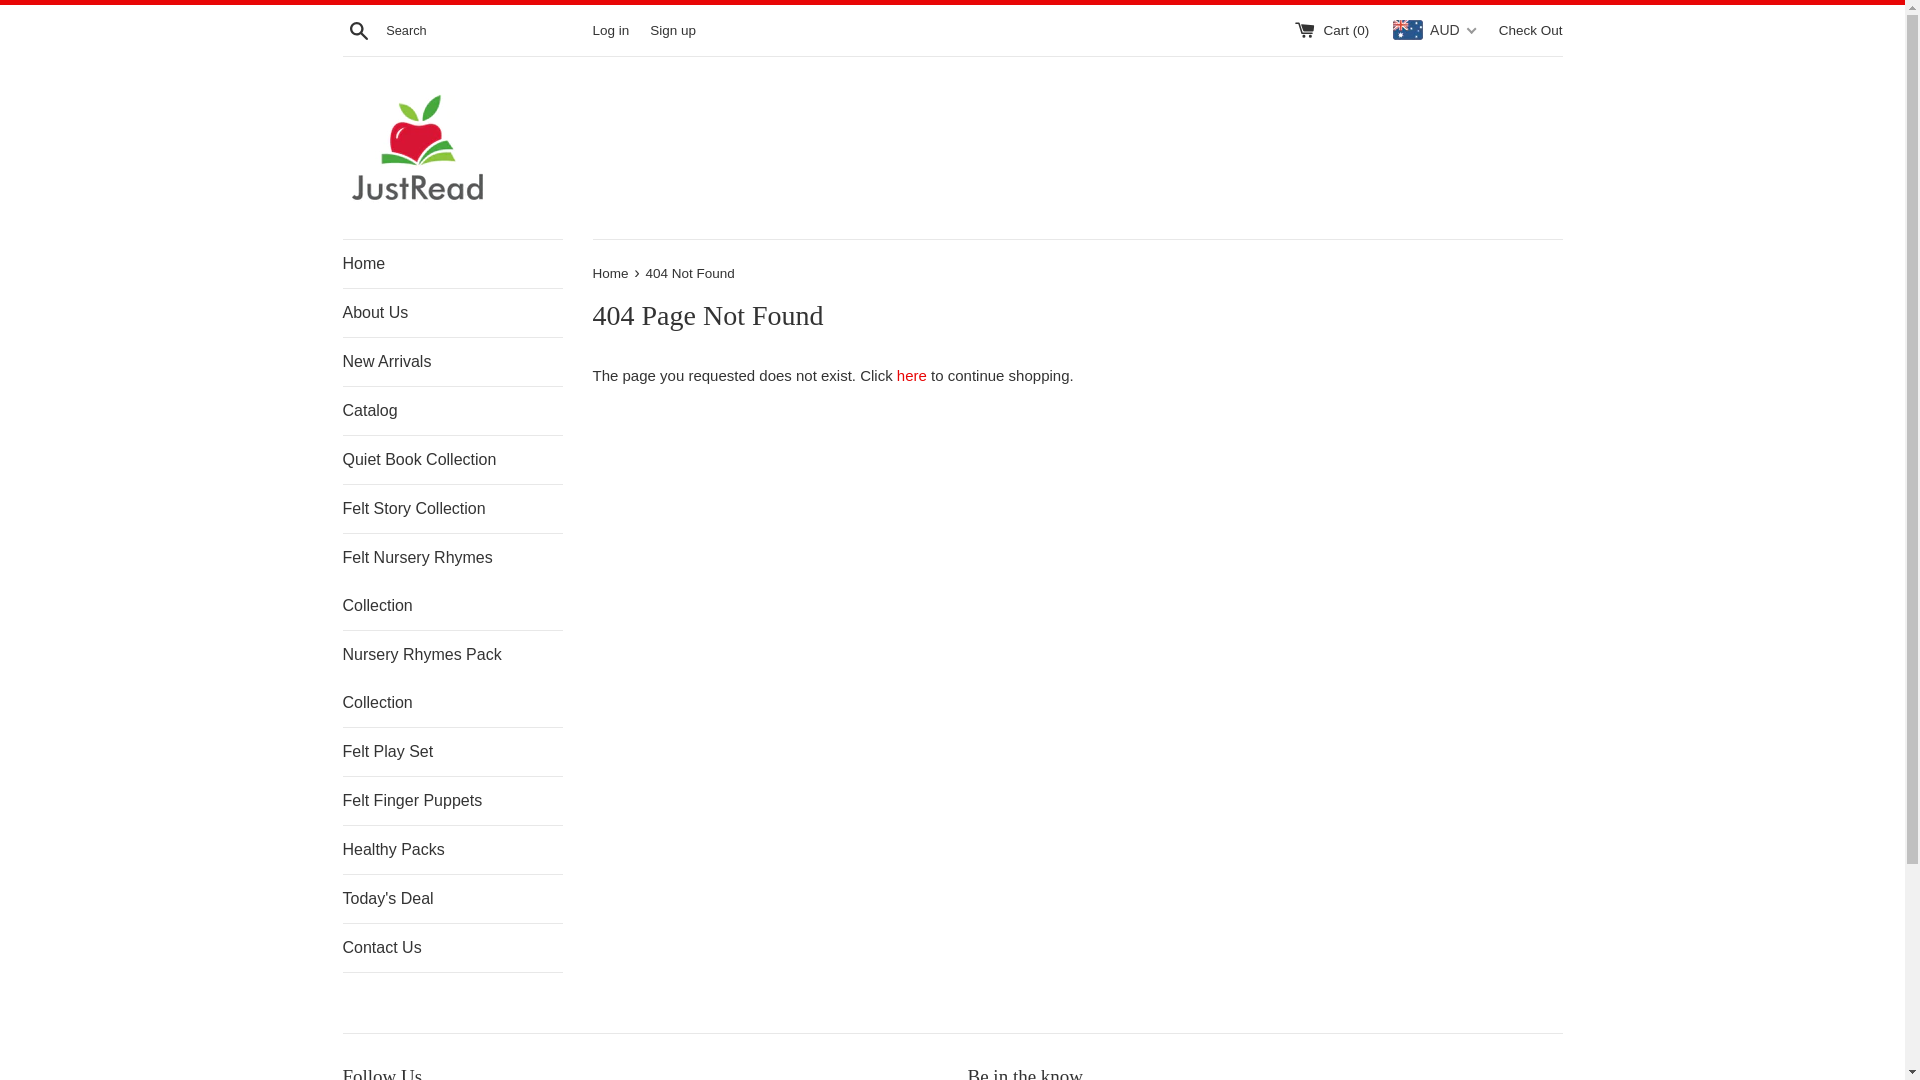 The height and width of the screenshot is (1080, 1920). Describe the element at coordinates (450, 752) in the screenshot. I see `'Felt Play Set'` at that location.